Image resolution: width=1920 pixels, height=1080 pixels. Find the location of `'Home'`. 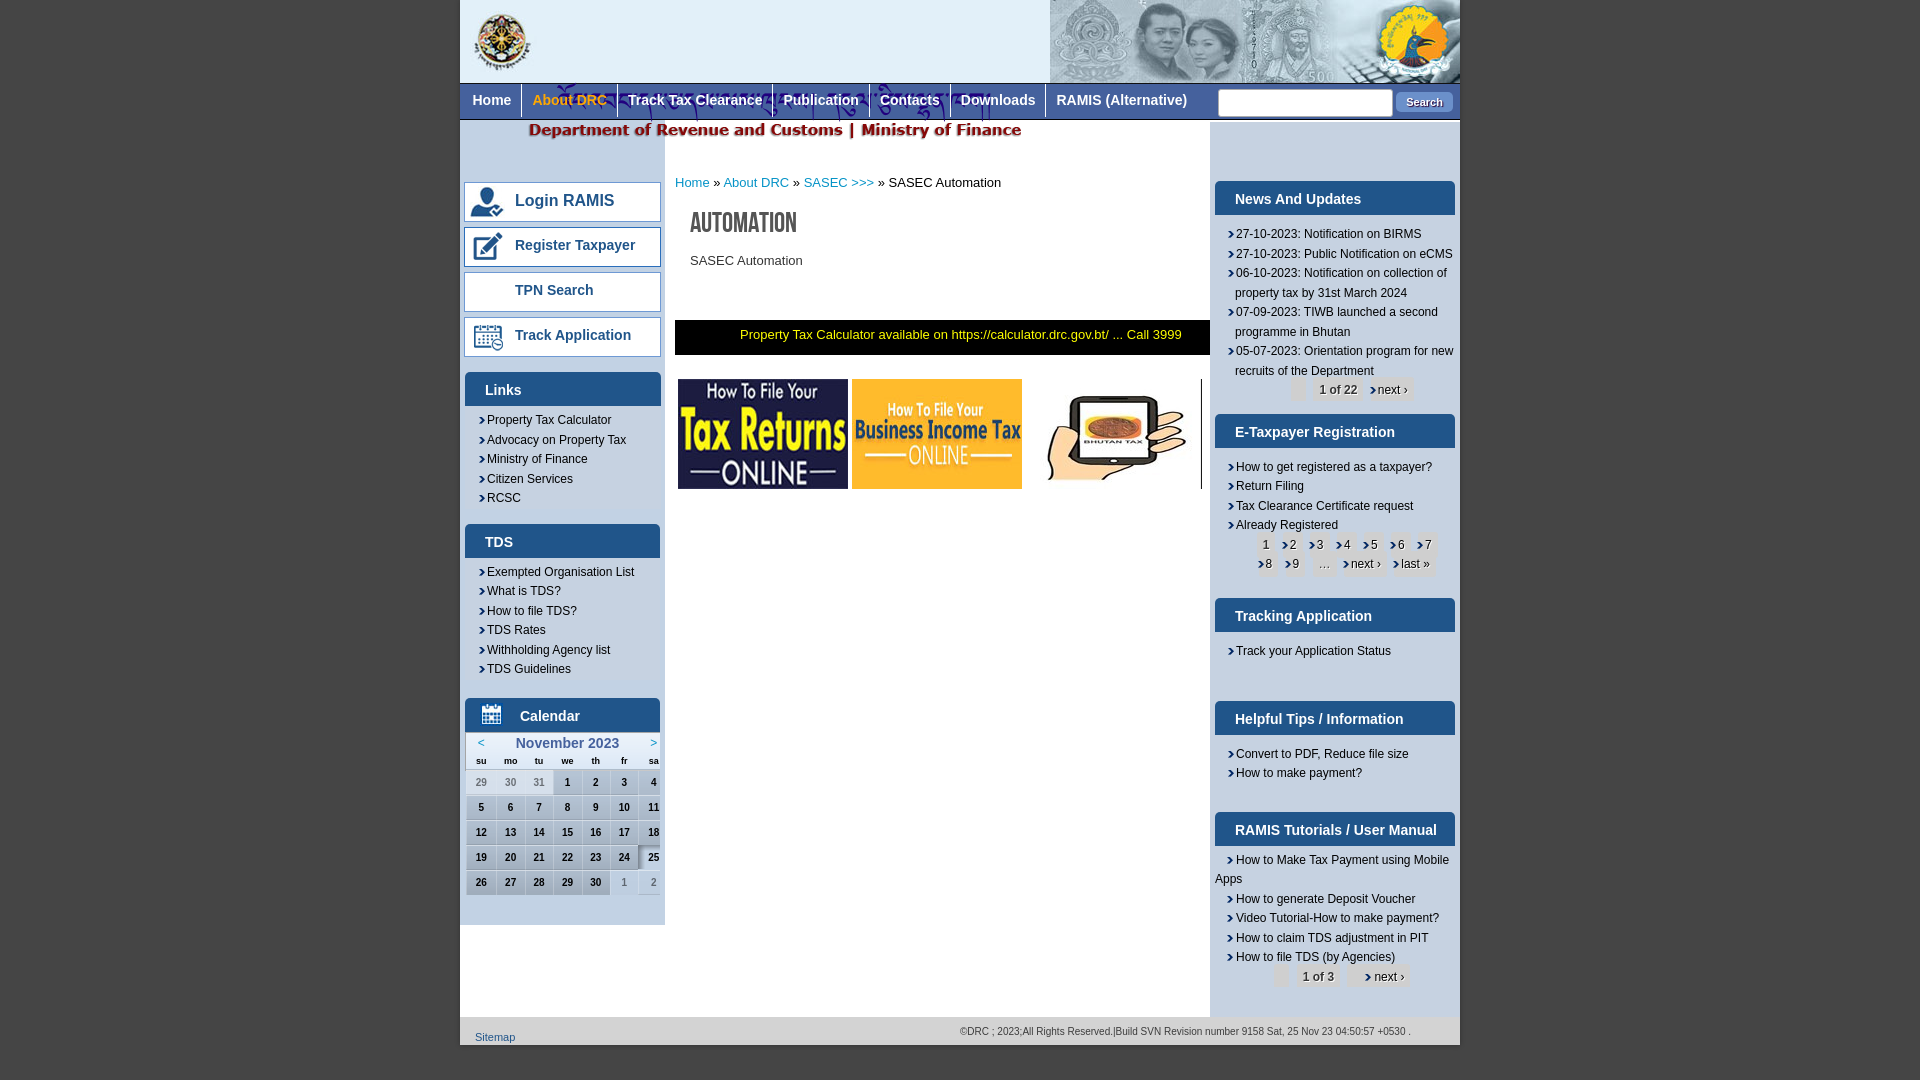

'Home' is located at coordinates (491, 100).